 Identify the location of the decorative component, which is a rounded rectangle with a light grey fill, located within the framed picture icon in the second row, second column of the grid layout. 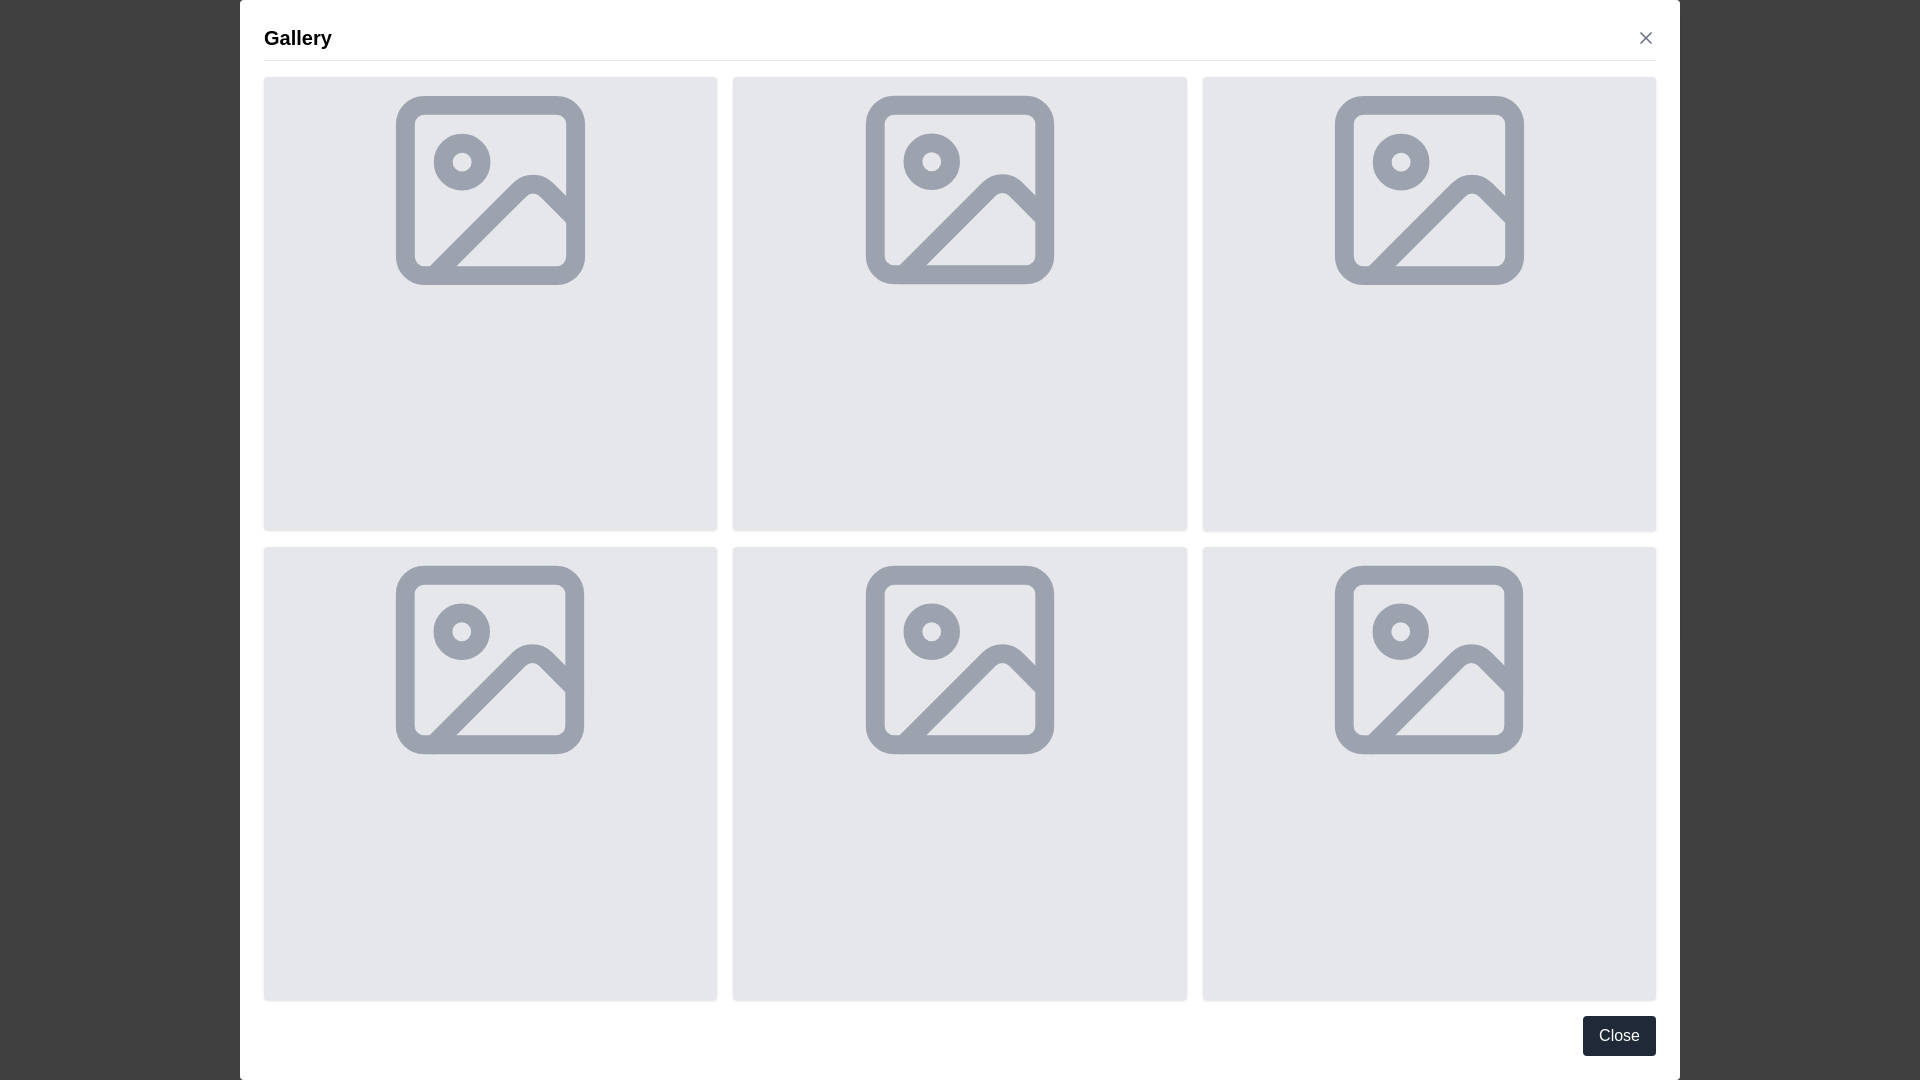
(960, 659).